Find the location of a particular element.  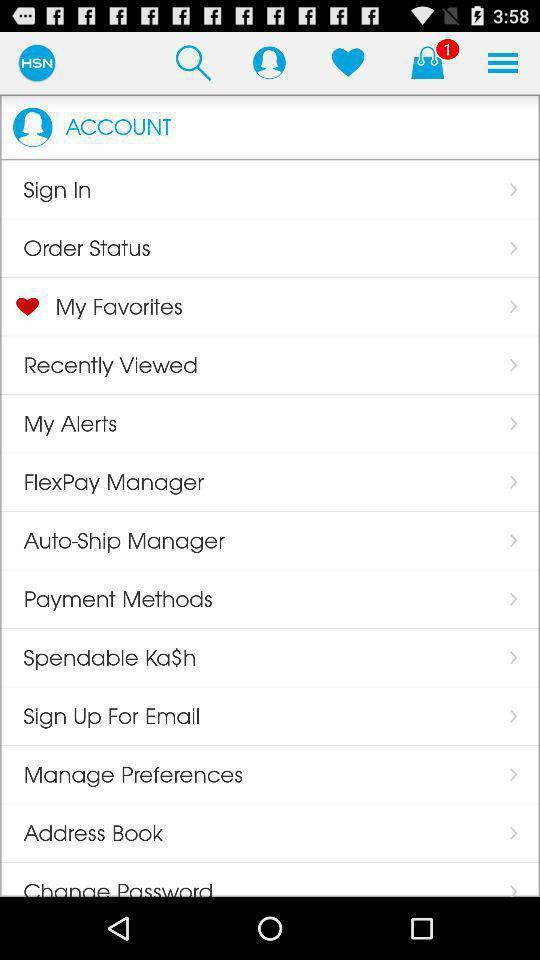

icon above the recently viewed app is located at coordinates (107, 306).